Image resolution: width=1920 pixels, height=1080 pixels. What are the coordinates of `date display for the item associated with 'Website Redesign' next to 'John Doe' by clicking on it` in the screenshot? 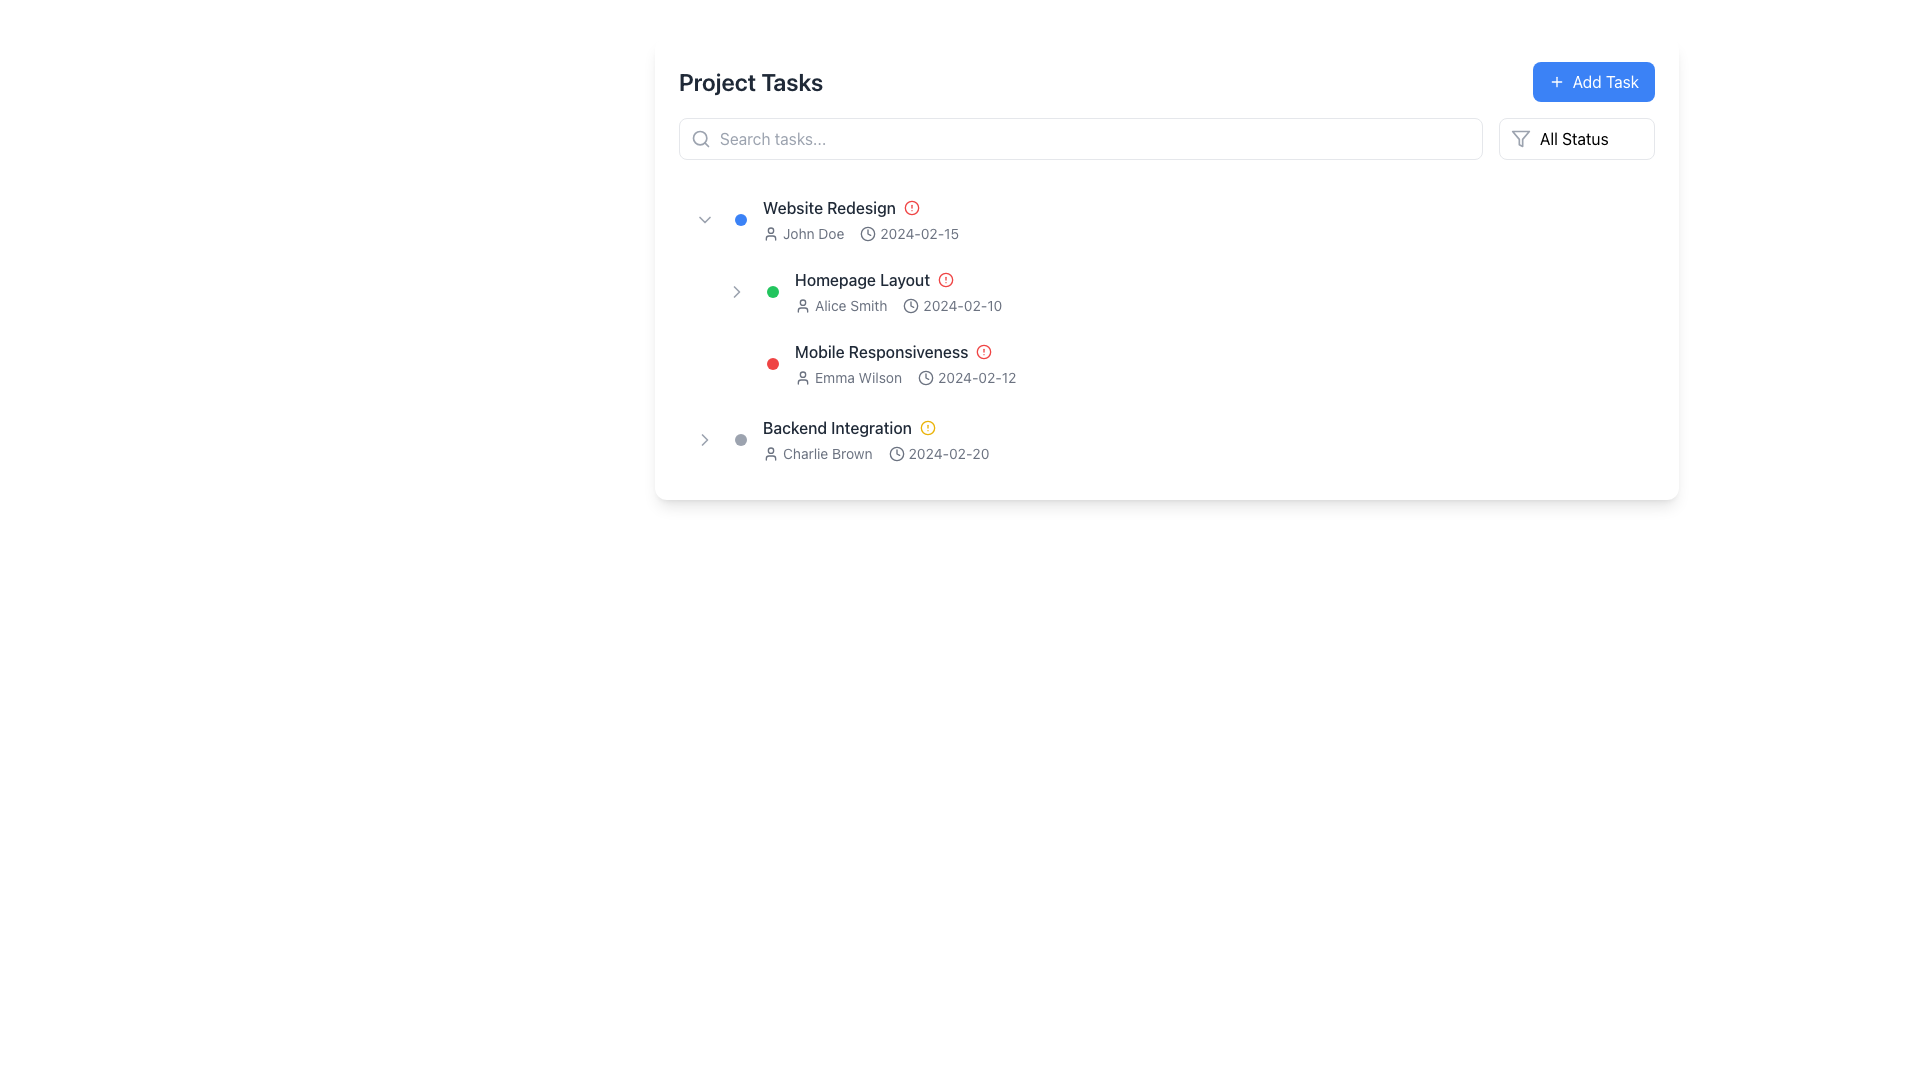 It's located at (908, 233).